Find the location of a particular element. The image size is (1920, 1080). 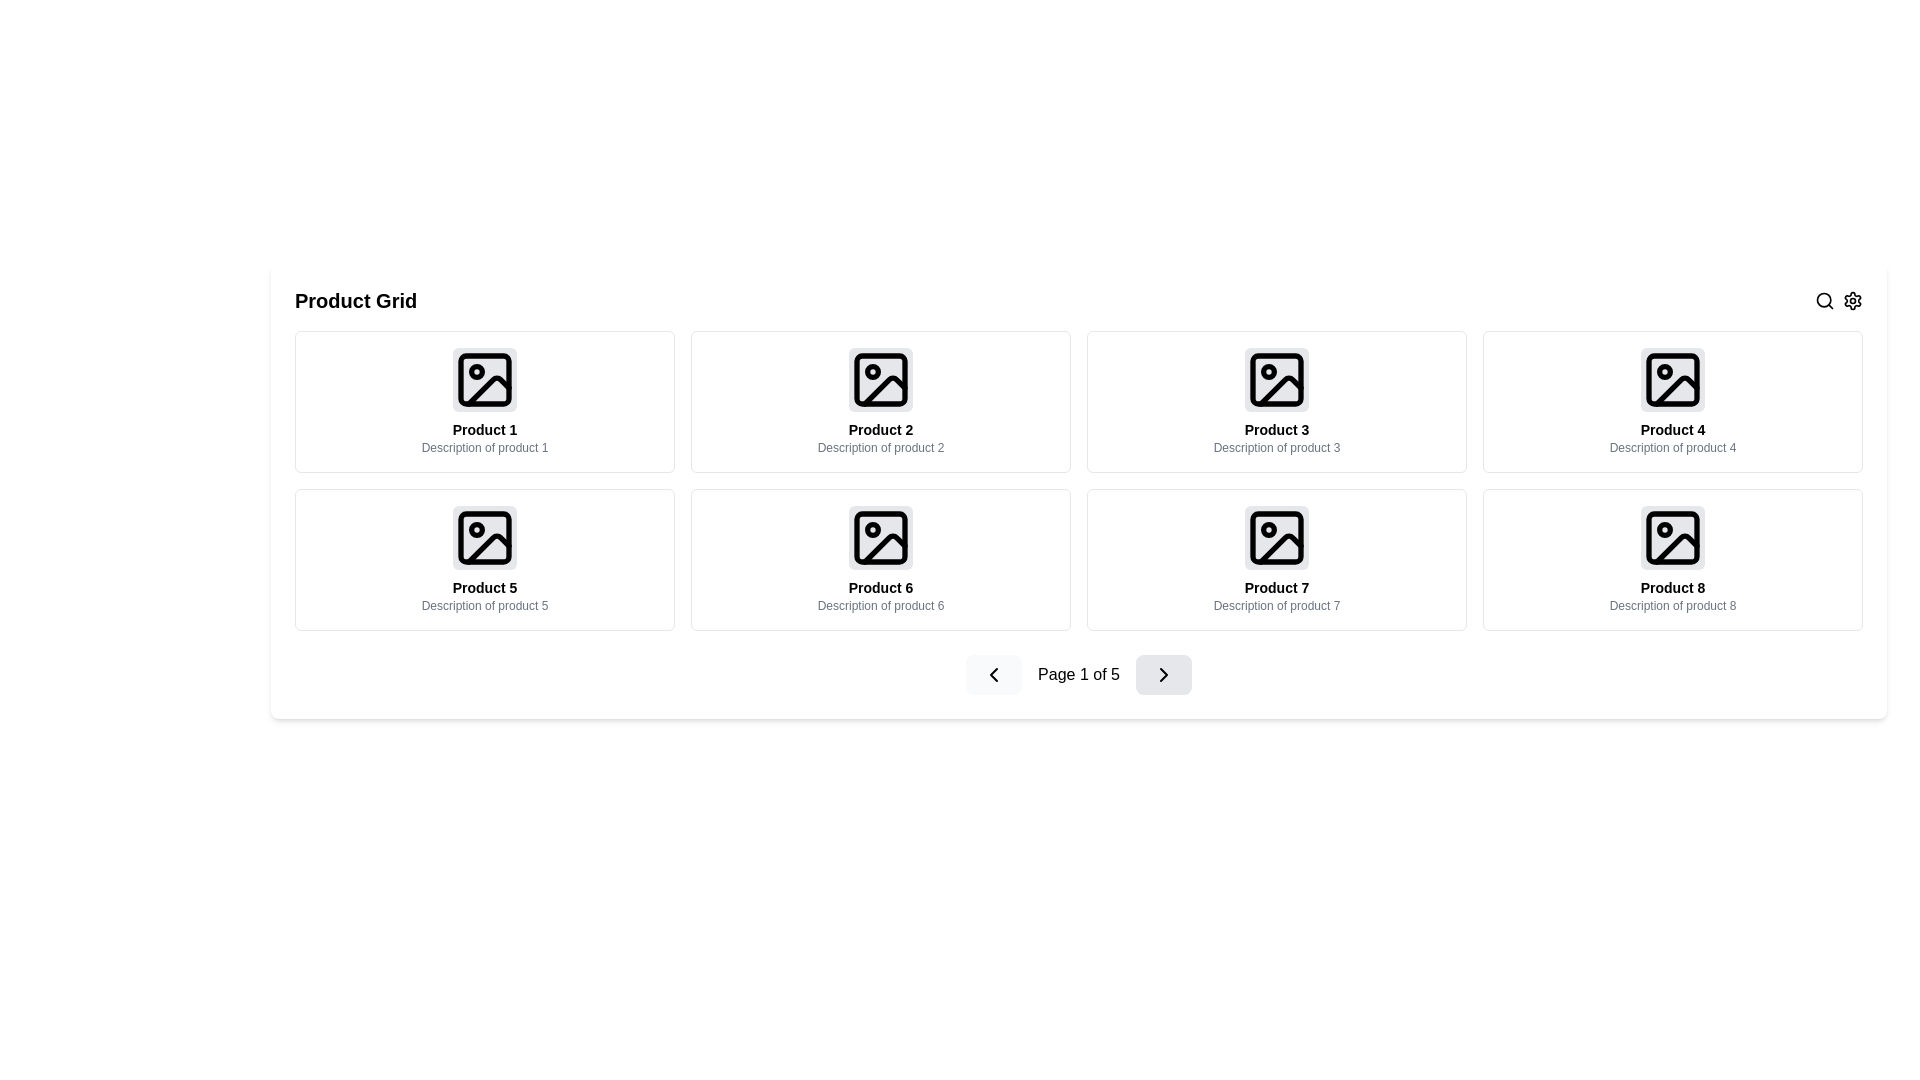

the chevron icon within the light gray button in the bottom navigation bar is located at coordinates (1163, 675).